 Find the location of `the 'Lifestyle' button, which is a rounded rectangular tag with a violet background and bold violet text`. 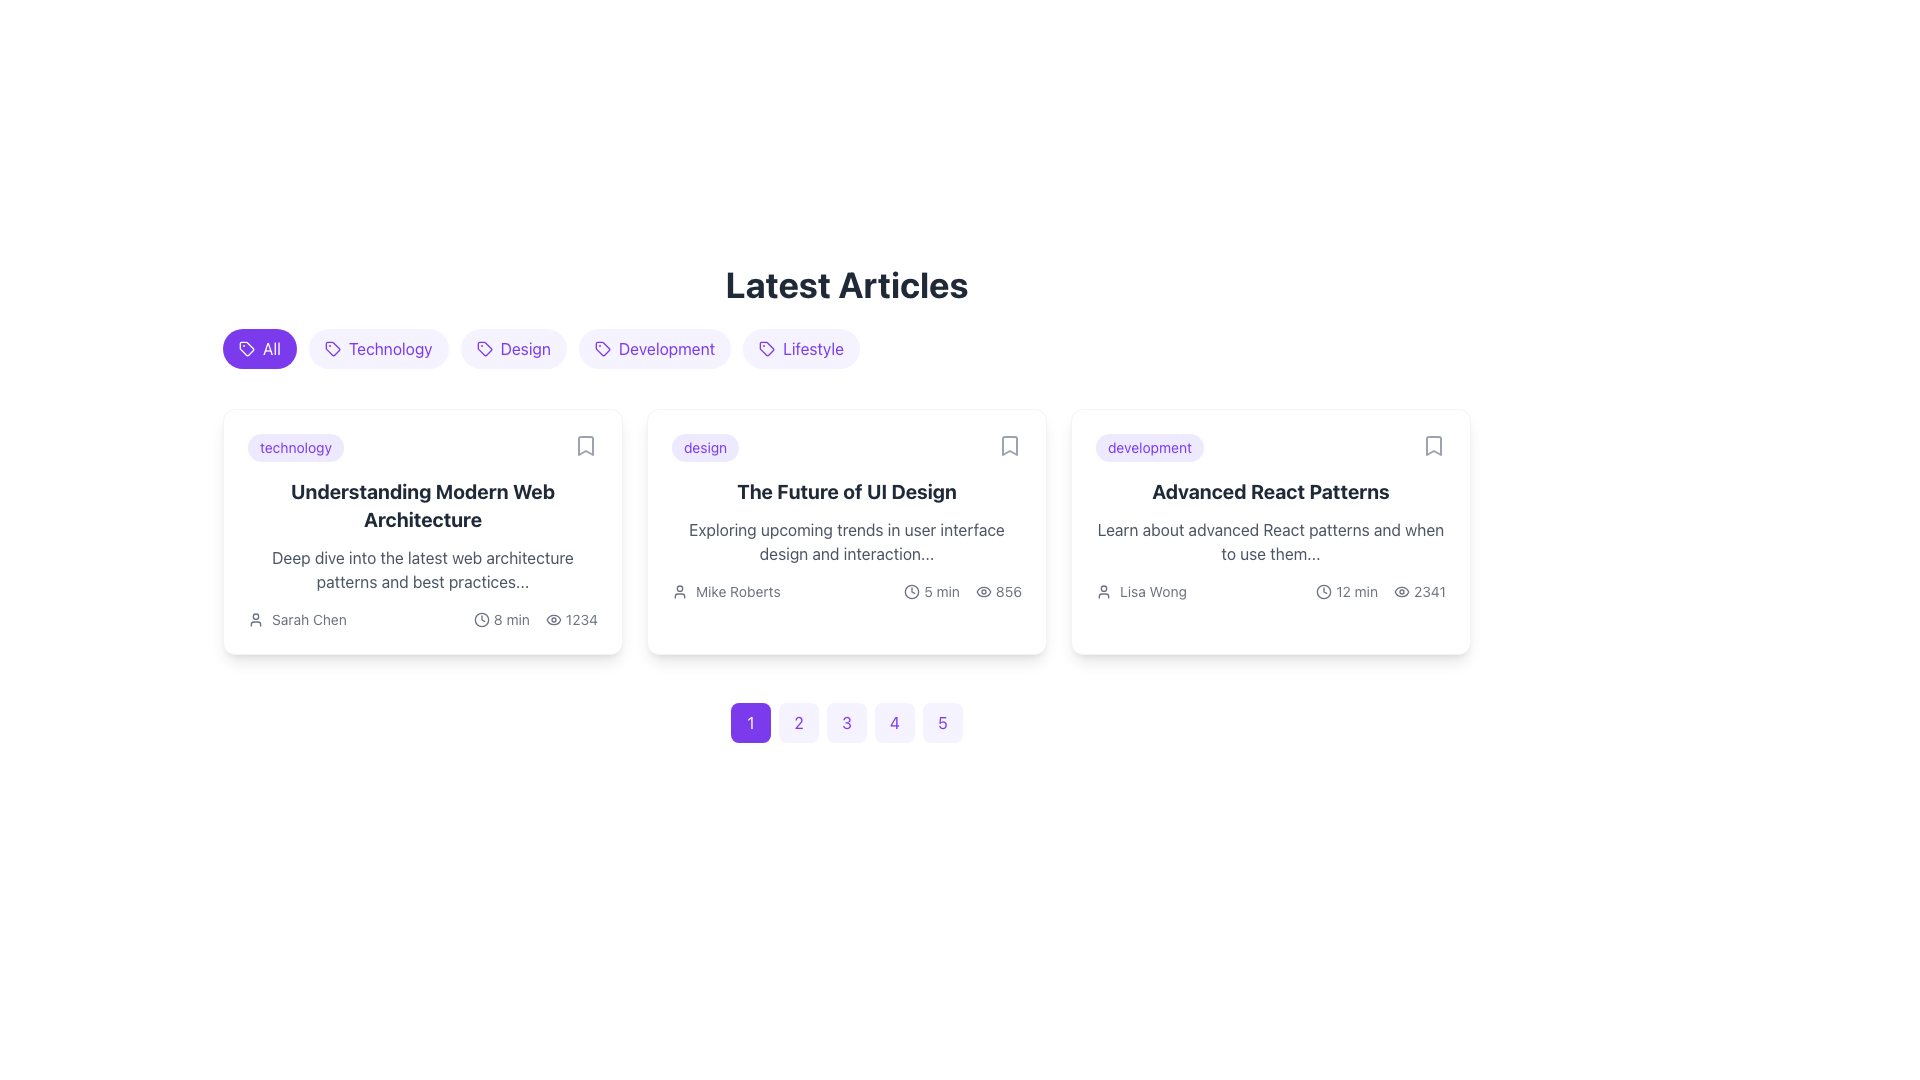

the 'Lifestyle' button, which is a rounded rectangular tag with a violet background and bold violet text is located at coordinates (801, 347).